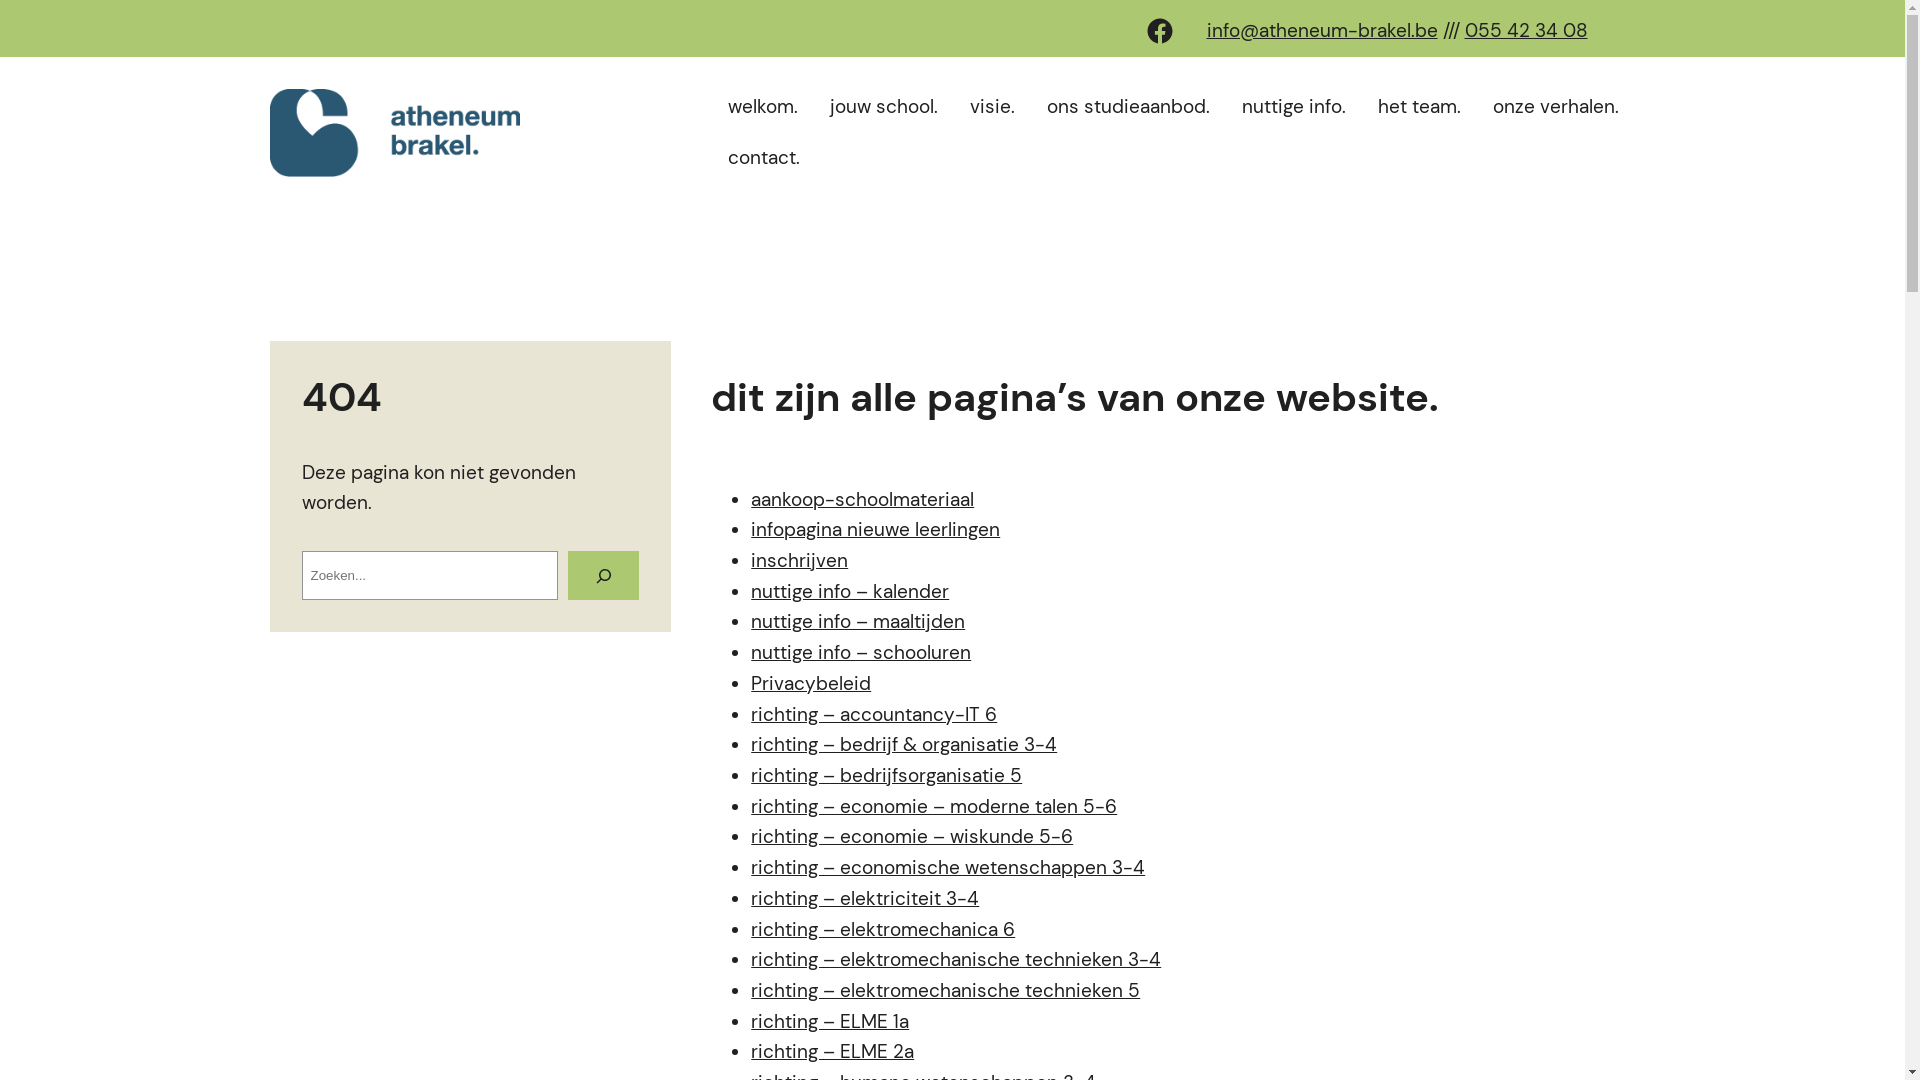  Describe the element at coordinates (1294, 107) in the screenshot. I see `'nuttige info.'` at that location.